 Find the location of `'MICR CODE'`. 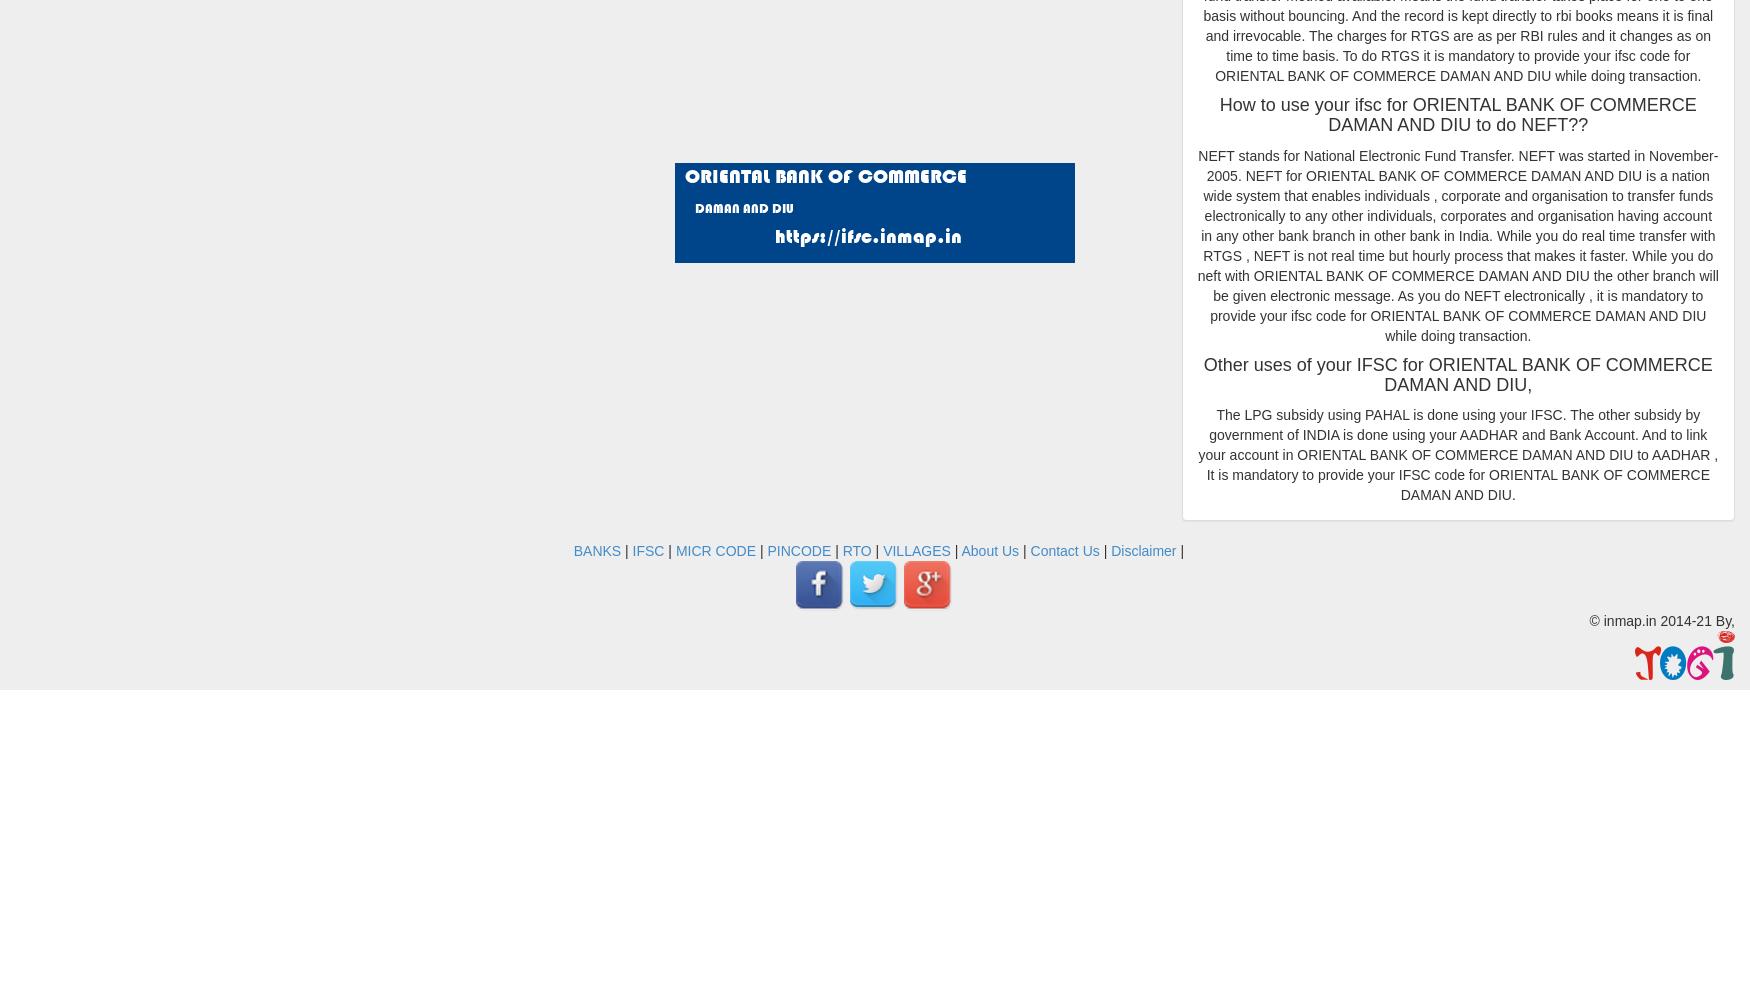

'MICR CODE' is located at coordinates (715, 551).